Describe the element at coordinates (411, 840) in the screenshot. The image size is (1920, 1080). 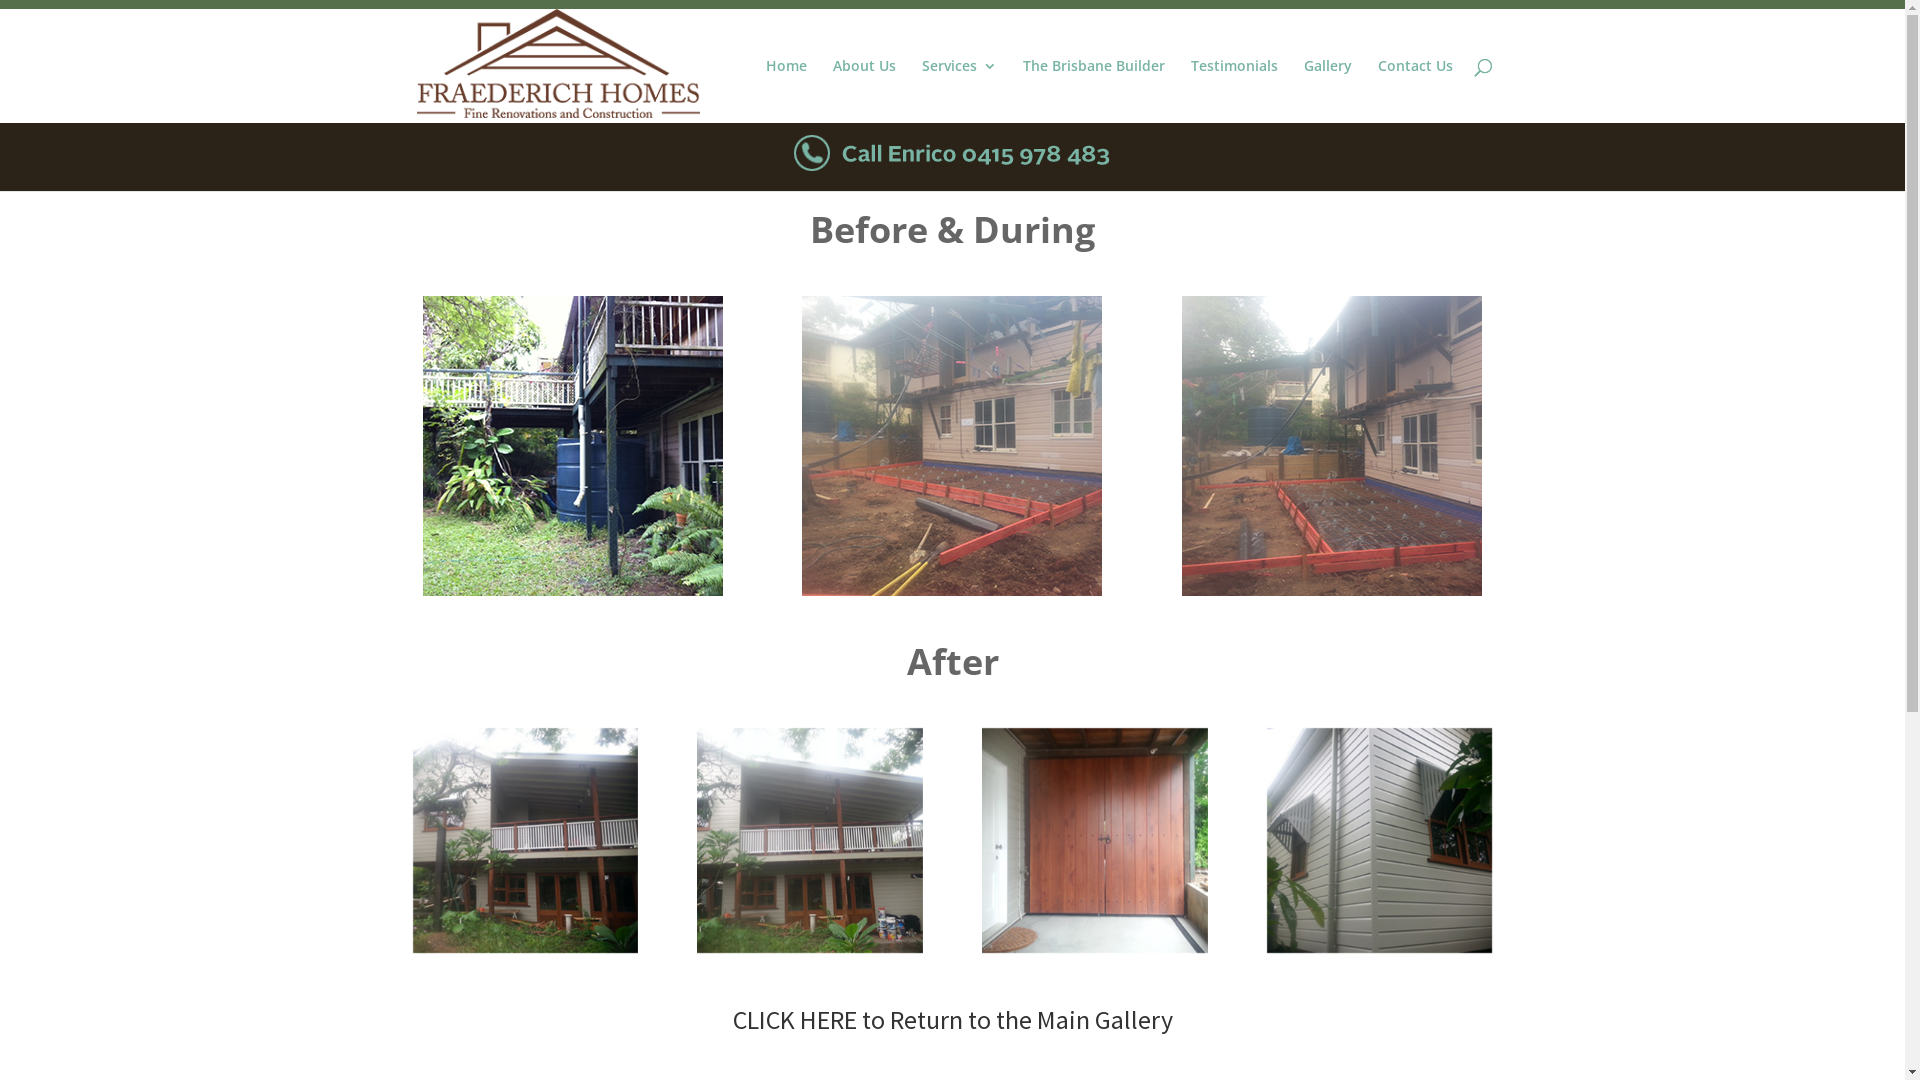
I see `'Extend Upstairs and Down After 01'` at that location.